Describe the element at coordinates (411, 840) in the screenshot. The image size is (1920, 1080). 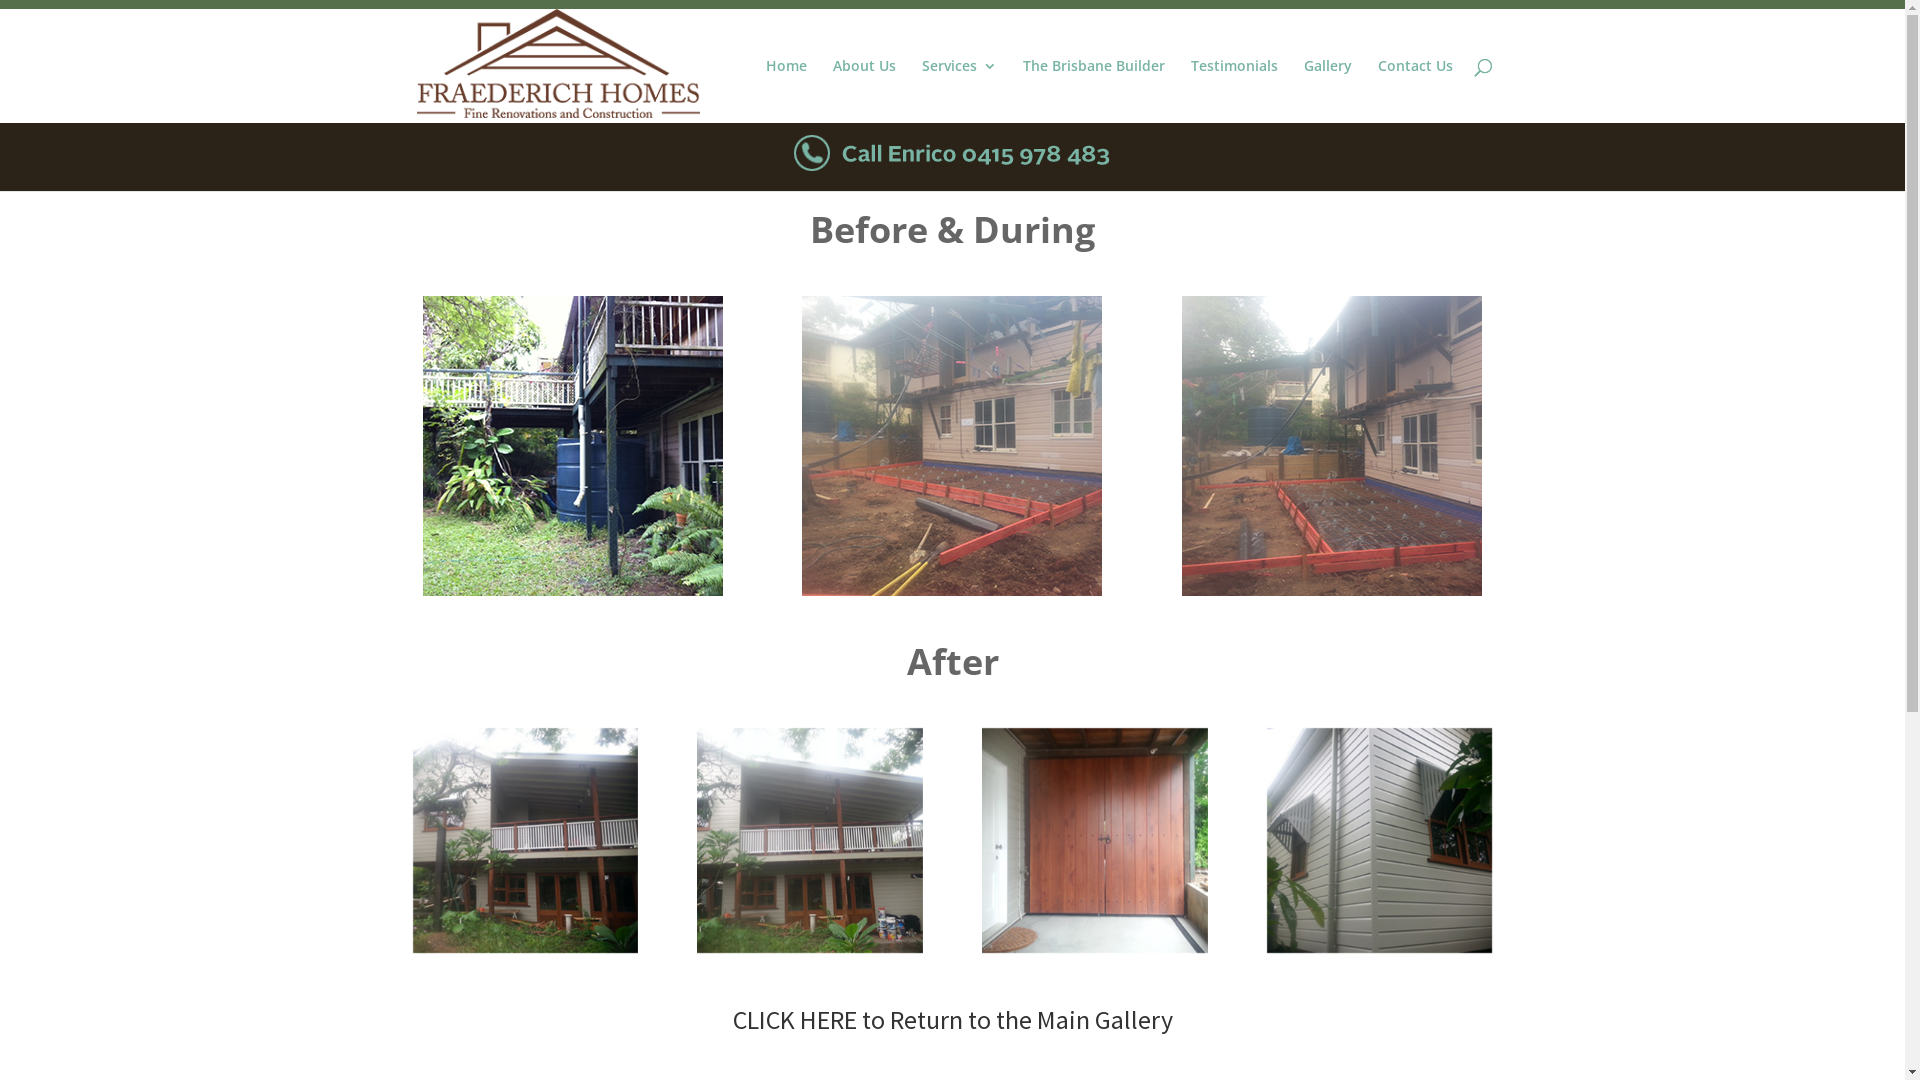
I see `'Extend Upstairs and Down After 01'` at that location.